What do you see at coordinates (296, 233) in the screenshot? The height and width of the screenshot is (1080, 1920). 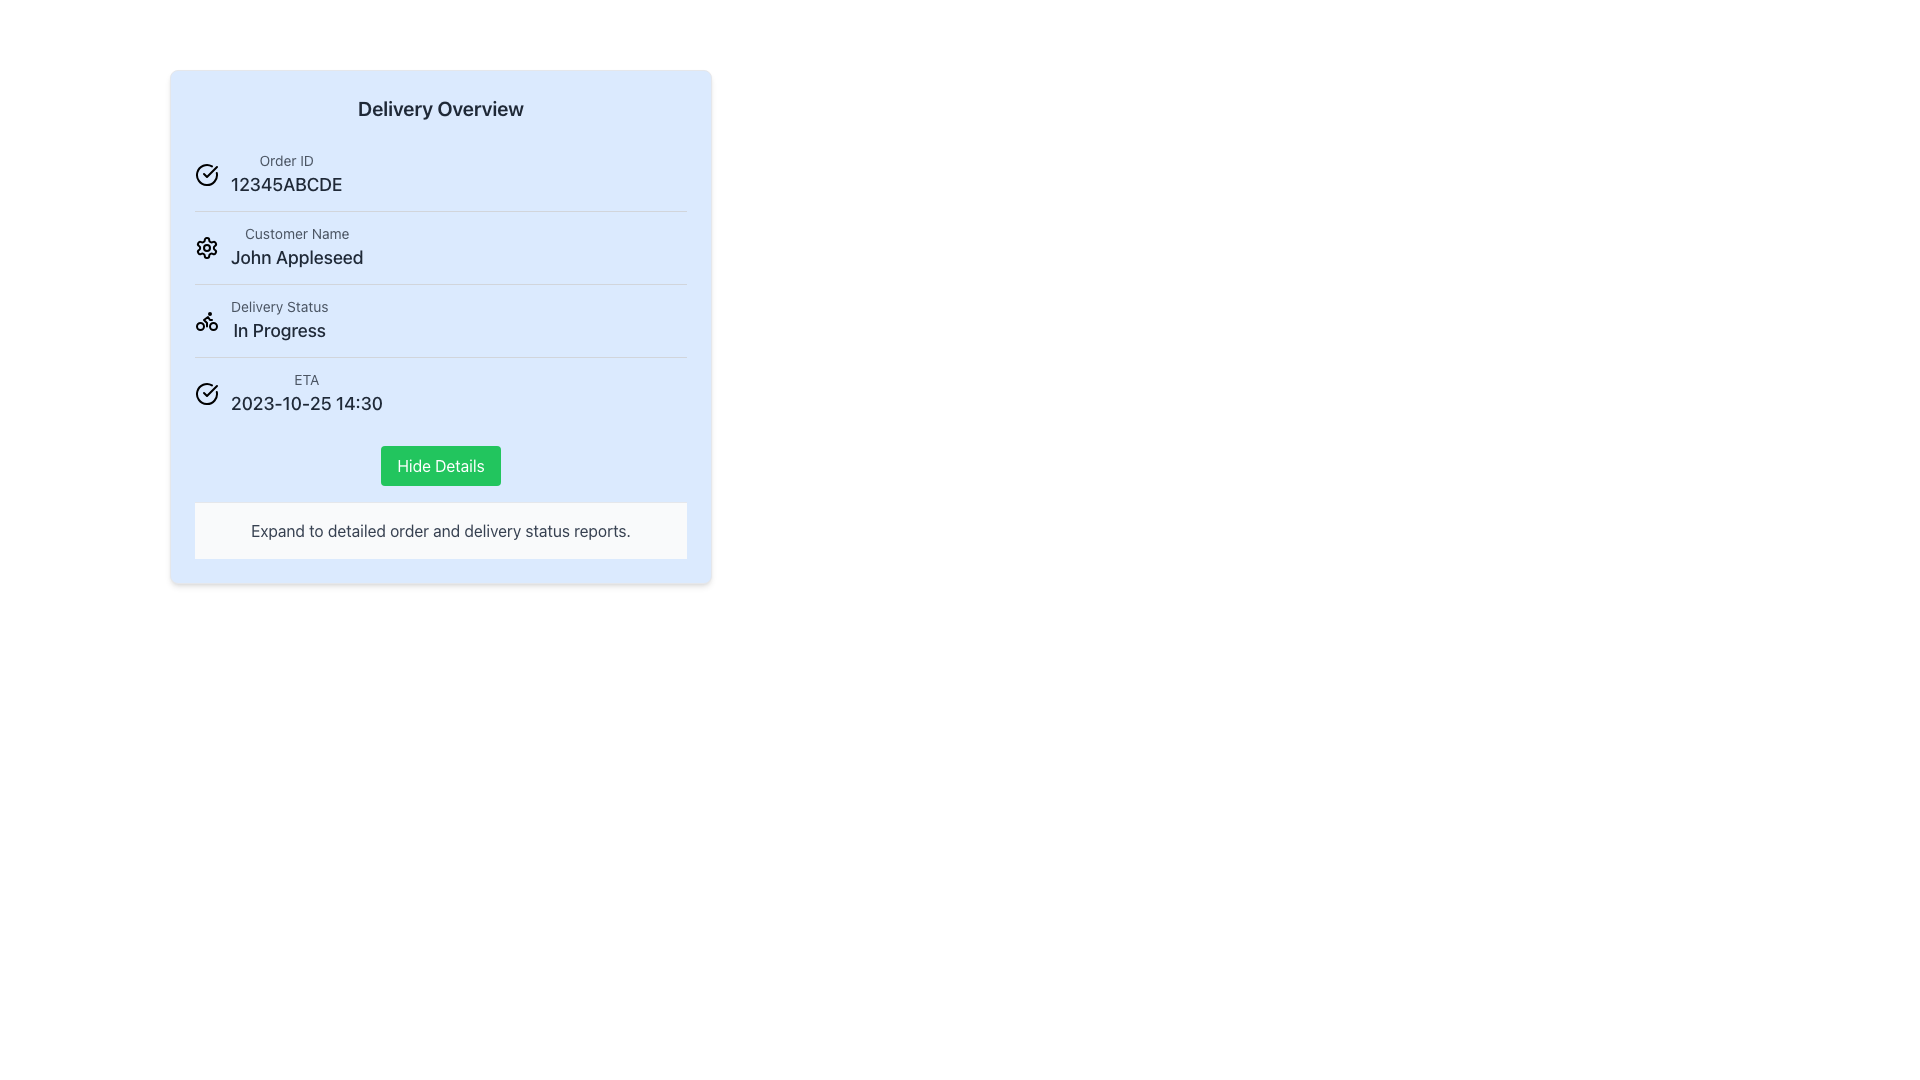 I see `the static text label displaying 'Customer Name' in light gray color, located within the blue background card titled 'Delivery Overview'` at bounding box center [296, 233].